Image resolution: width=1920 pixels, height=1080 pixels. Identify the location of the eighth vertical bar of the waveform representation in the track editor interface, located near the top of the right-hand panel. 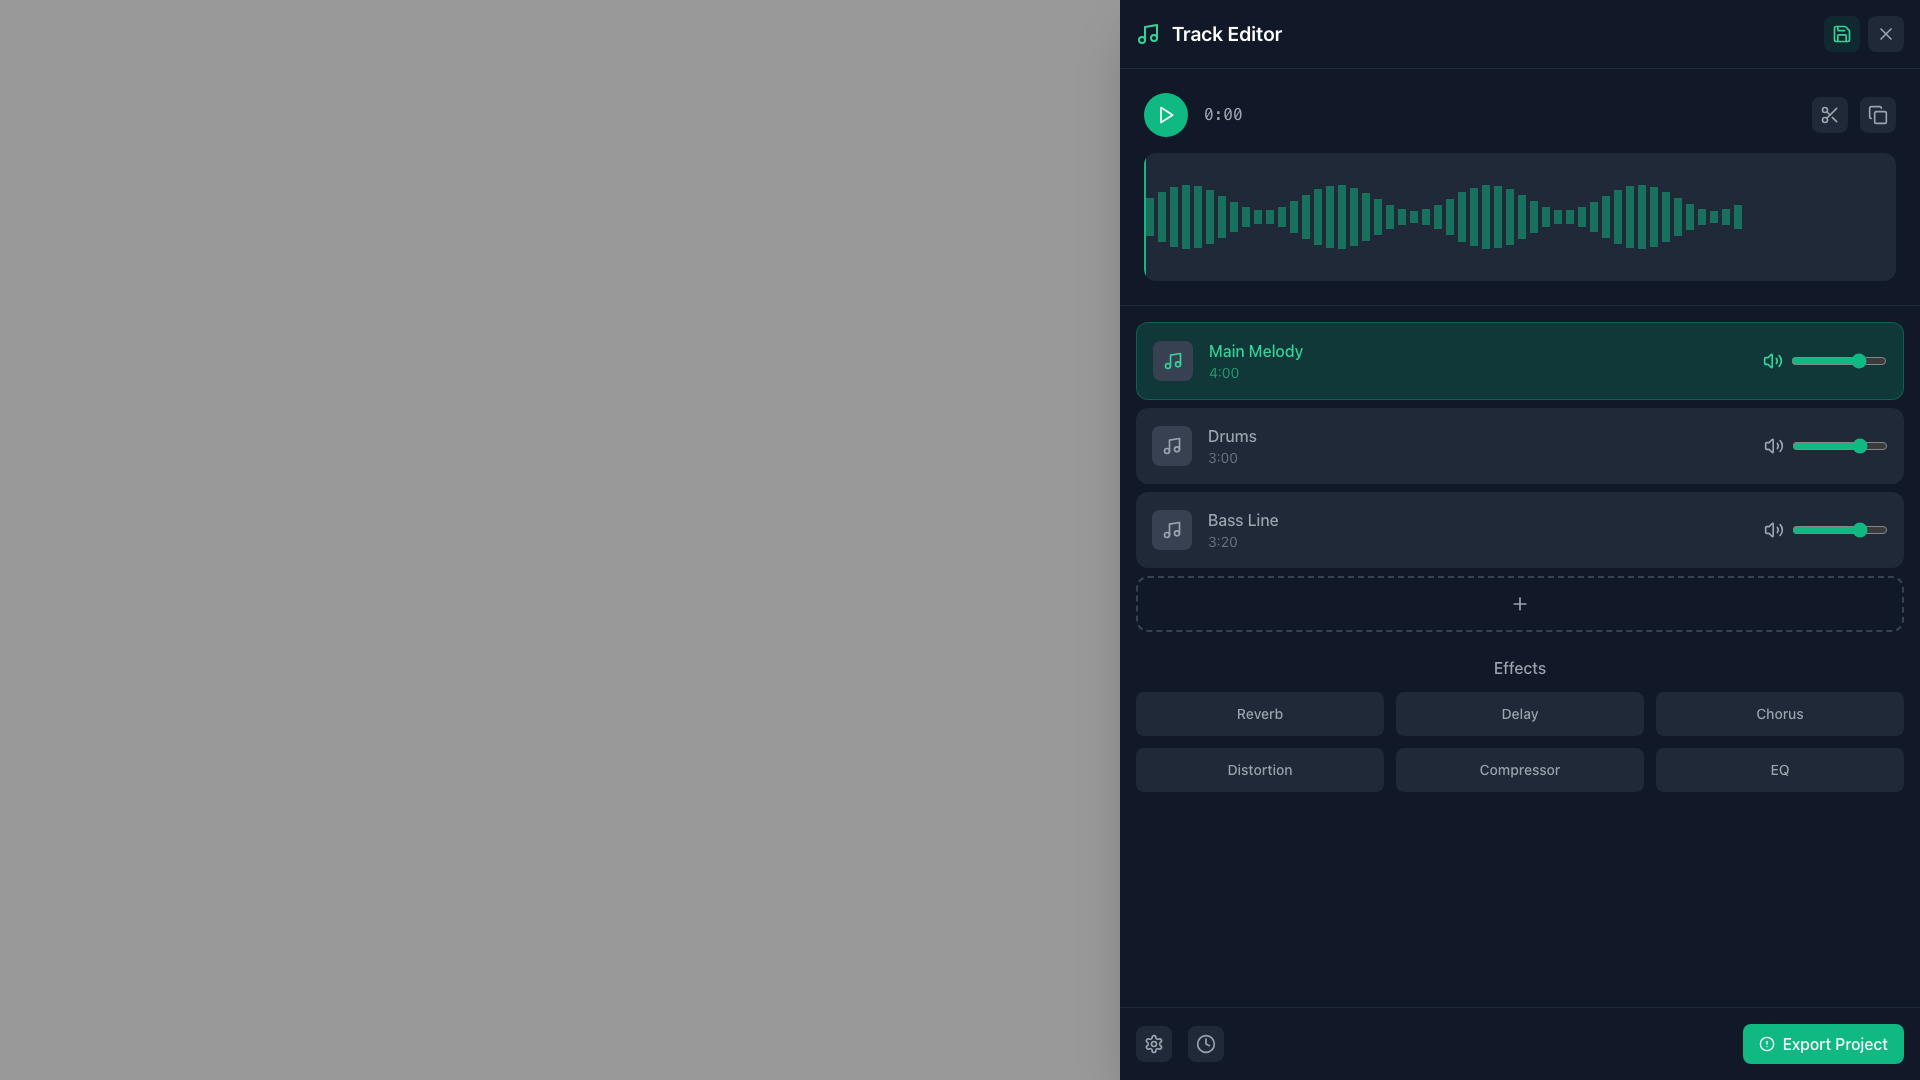
(1232, 216).